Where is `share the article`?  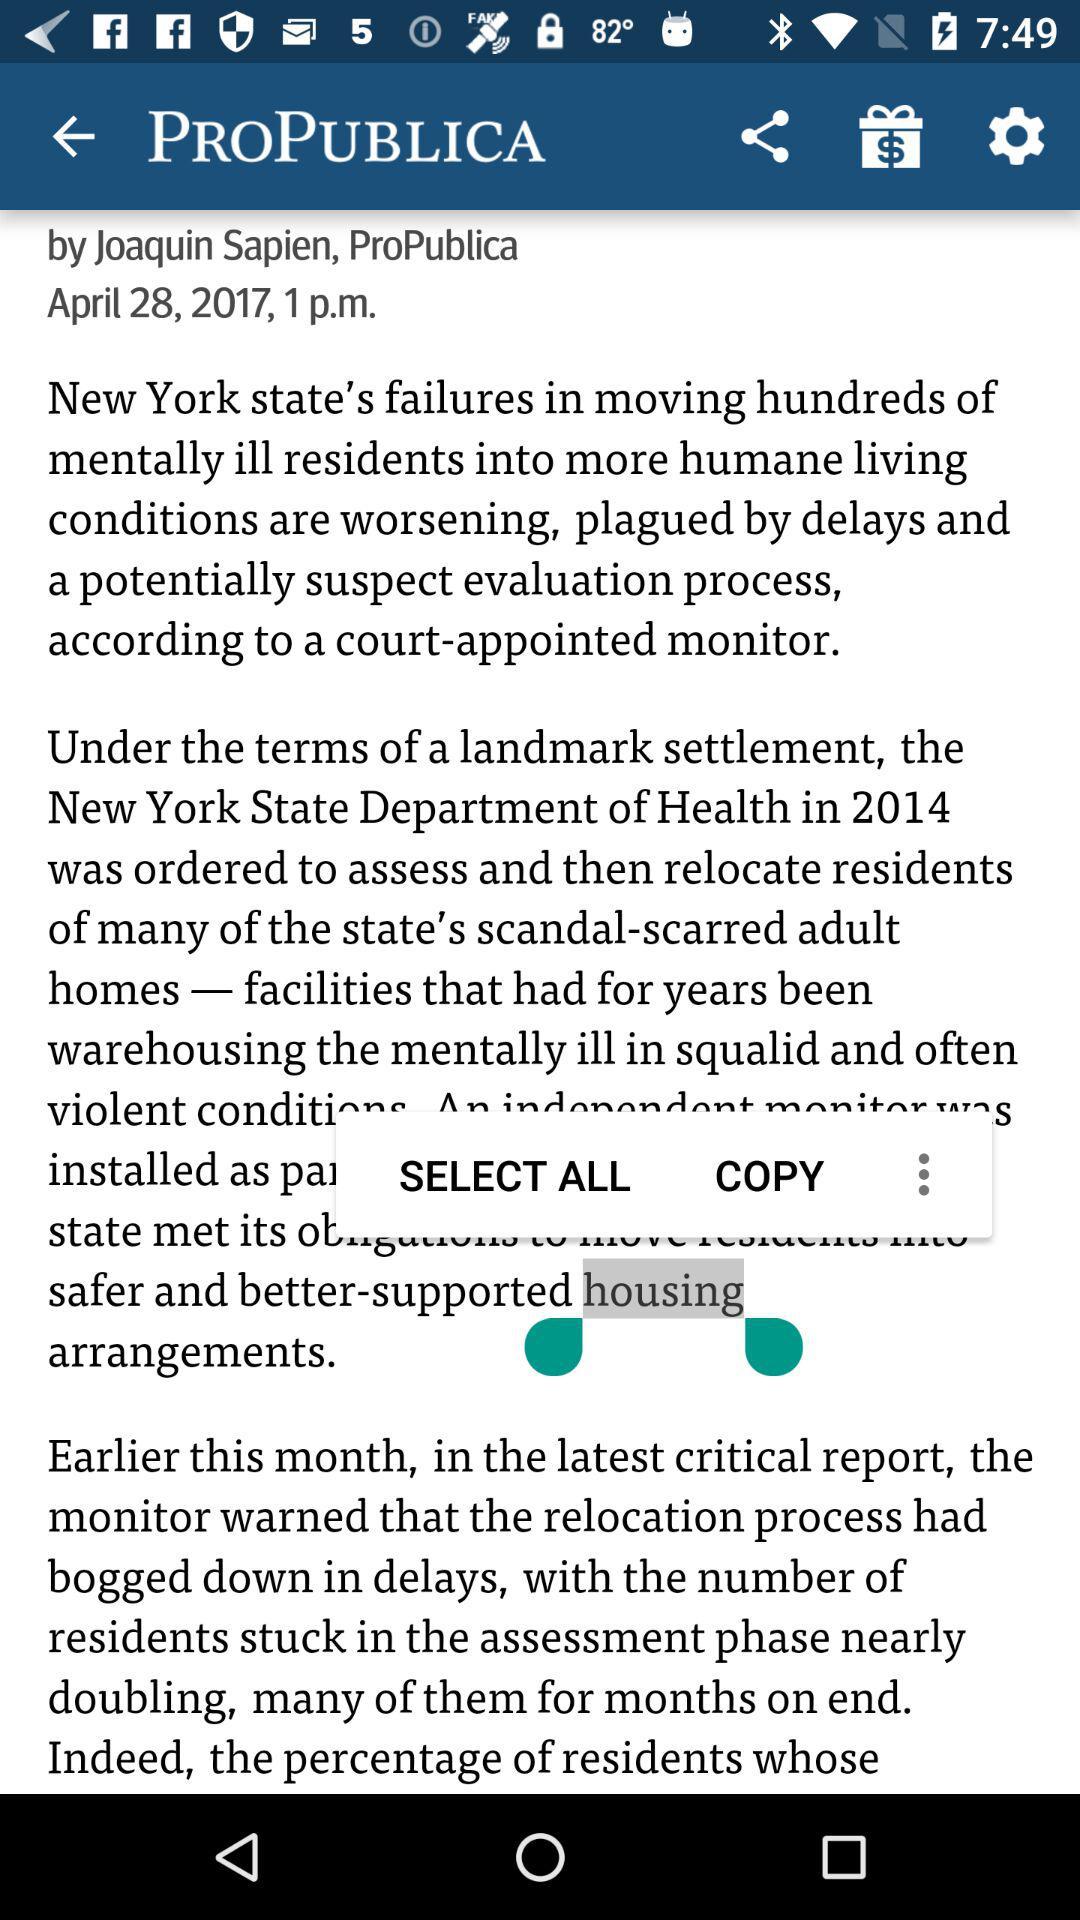
share the article is located at coordinates (540, 1060).